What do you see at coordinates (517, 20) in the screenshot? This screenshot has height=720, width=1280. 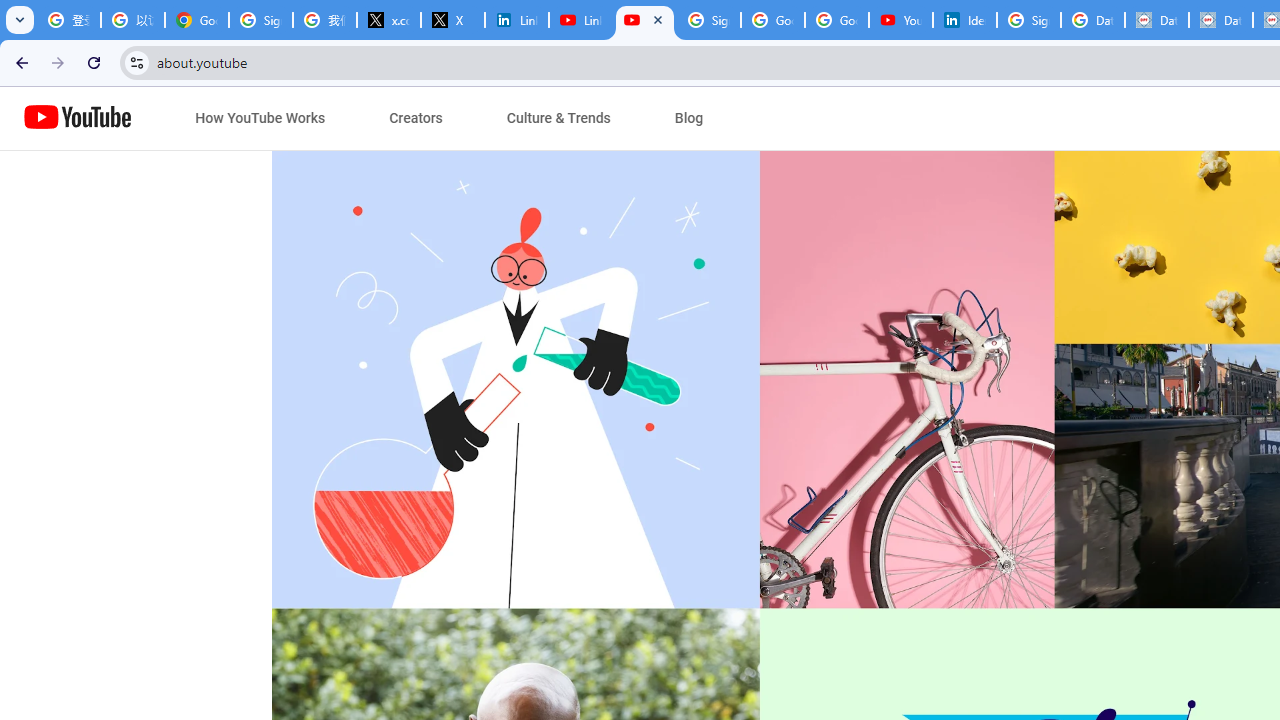 I see `'LinkedIn Privacy Policy'` at bounding box center [517, 20].